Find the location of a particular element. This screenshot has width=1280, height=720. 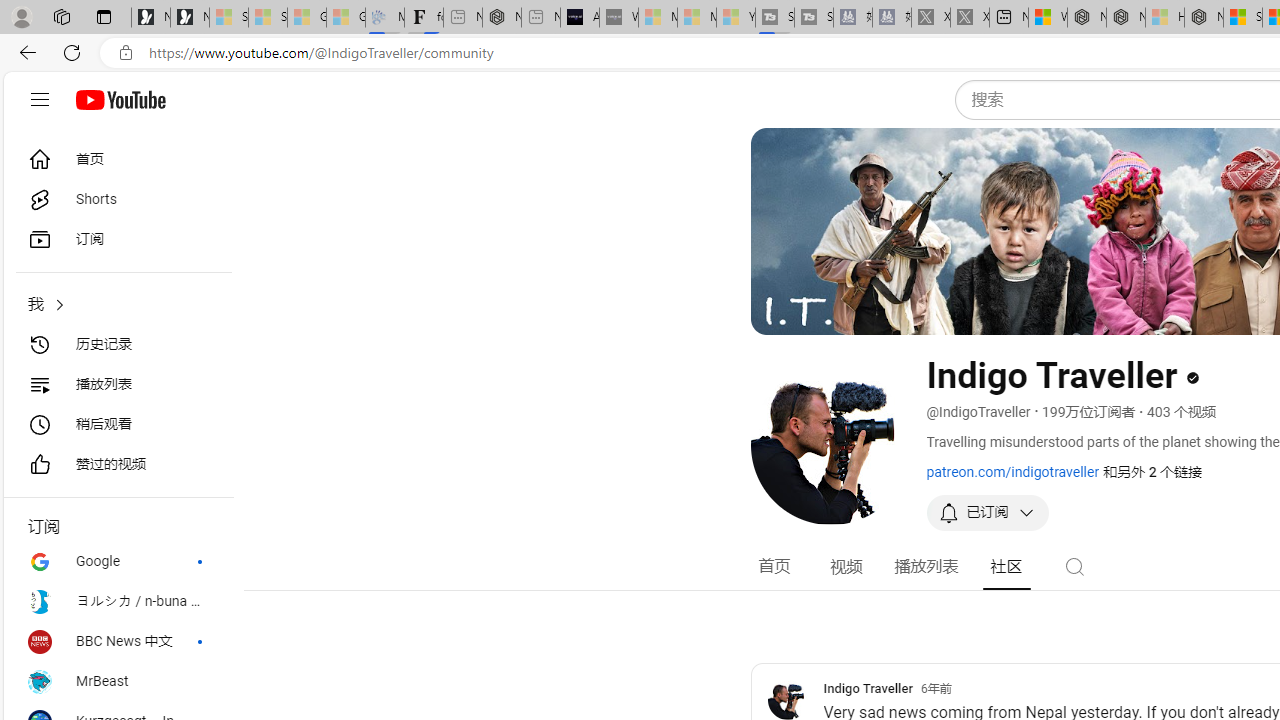

'Microsoft Start - Sleeping' is located at coordinates (696, 17).